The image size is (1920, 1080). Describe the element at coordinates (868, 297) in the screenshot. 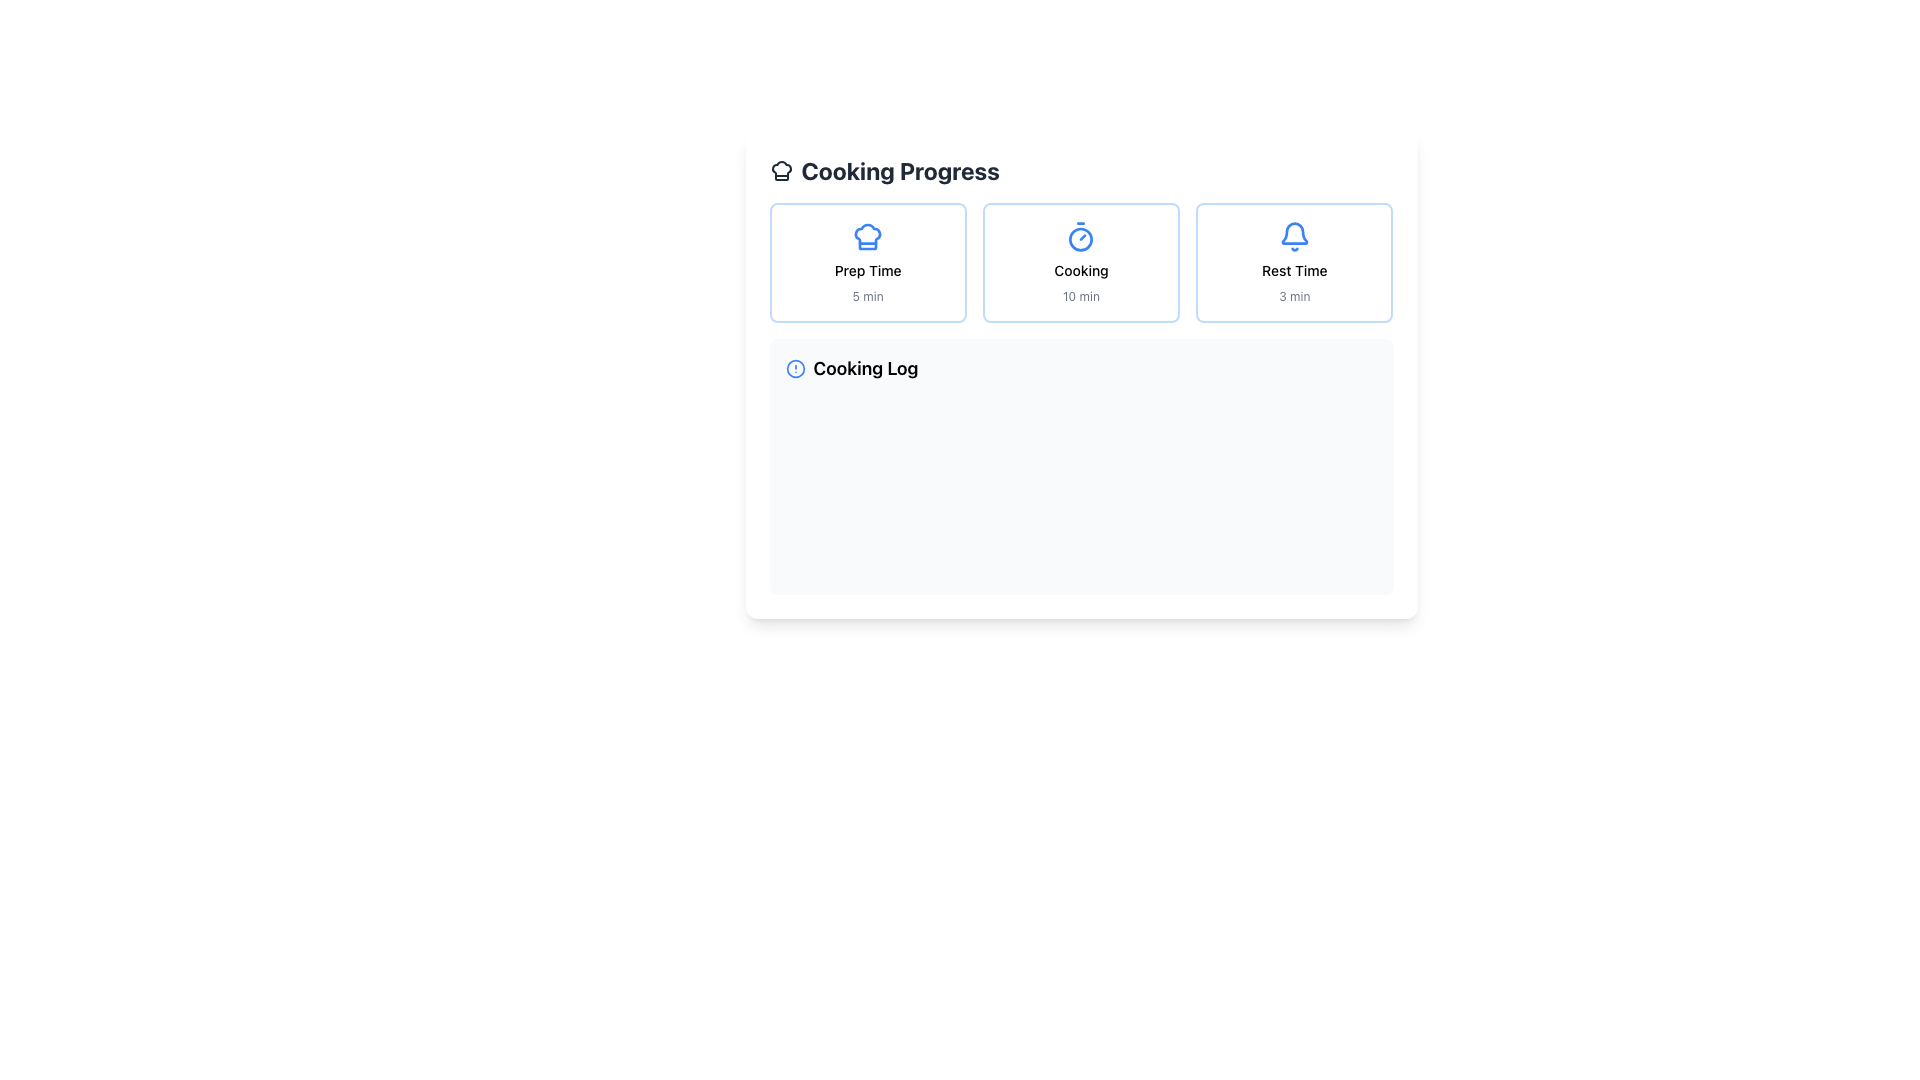

I see `the text label displaying '5 min' in a small, gray font located within the 'Prep Time' card of the 'Cooking Progress' section, positioned below the 'Prep Time' label and the chef hat icon` at that location.